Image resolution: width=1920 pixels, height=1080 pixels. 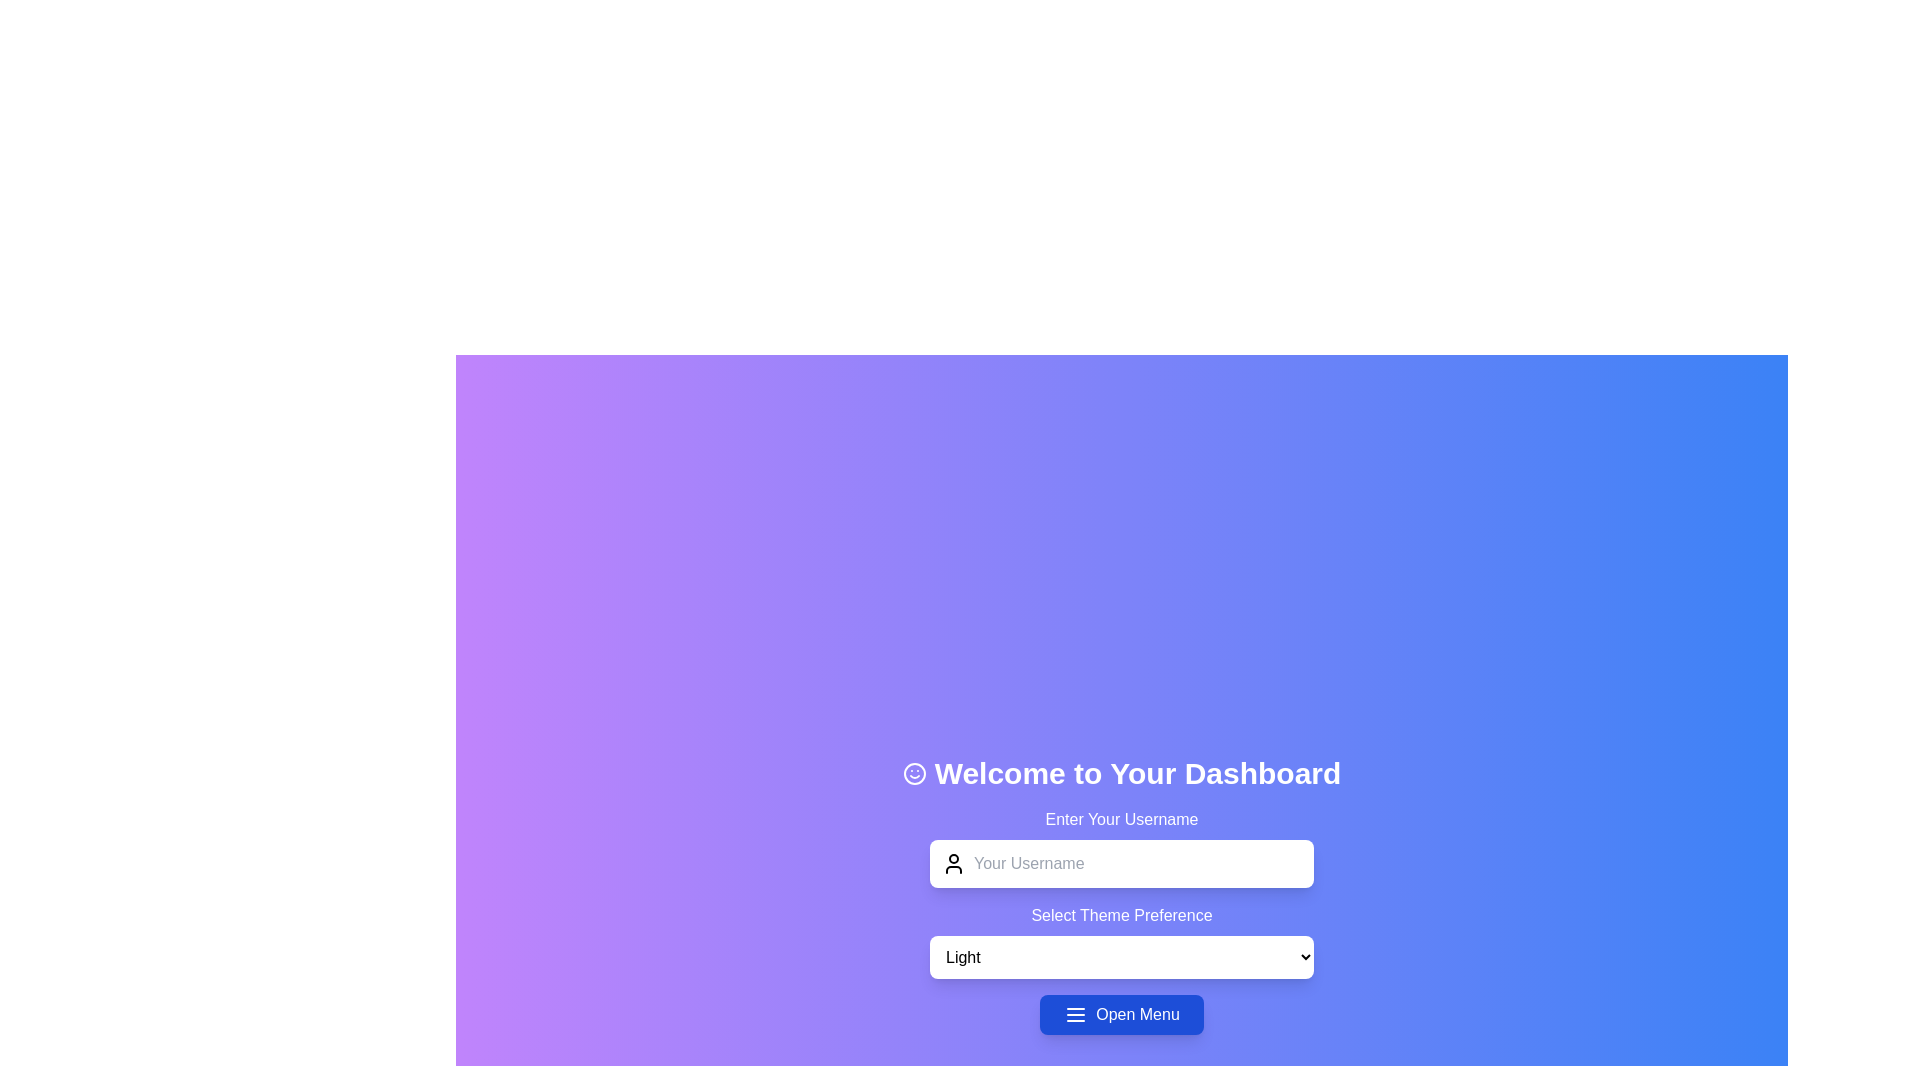 What do you see at coordinates (1122, 847) in the screenshot?
I see `the Text Input field for username, located centrally below the 'Welcome to Your Dashboard' title` at bounding box center [1122, 847].